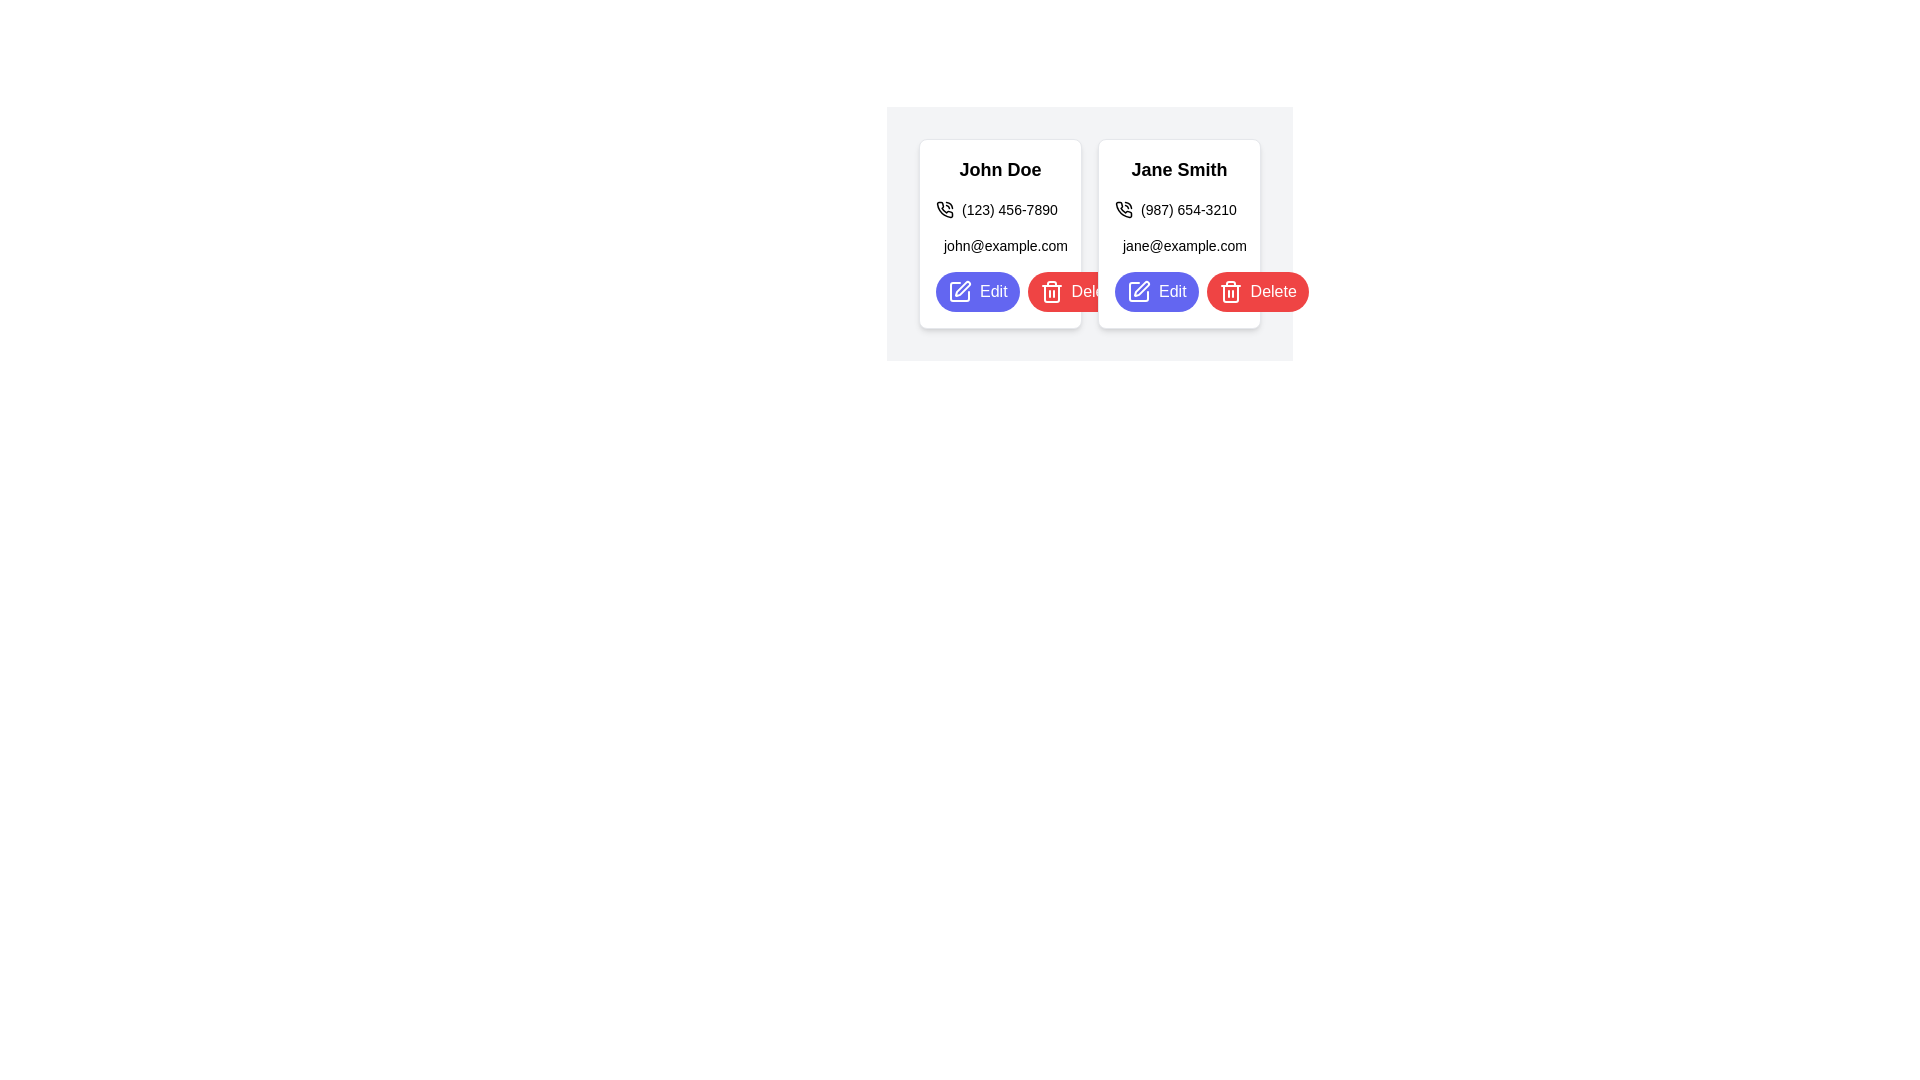 The width and height of the screenshot is (1920, 1080). What do you see at coordinates (1179, 245) in the screenshot?
I see `the static text display showing the email address 'jane@example.com', which is located below the phone number of 'Jane Smith' and above the 'Edit' and 'Delete' buttons` at bounding box center [1179, 245].